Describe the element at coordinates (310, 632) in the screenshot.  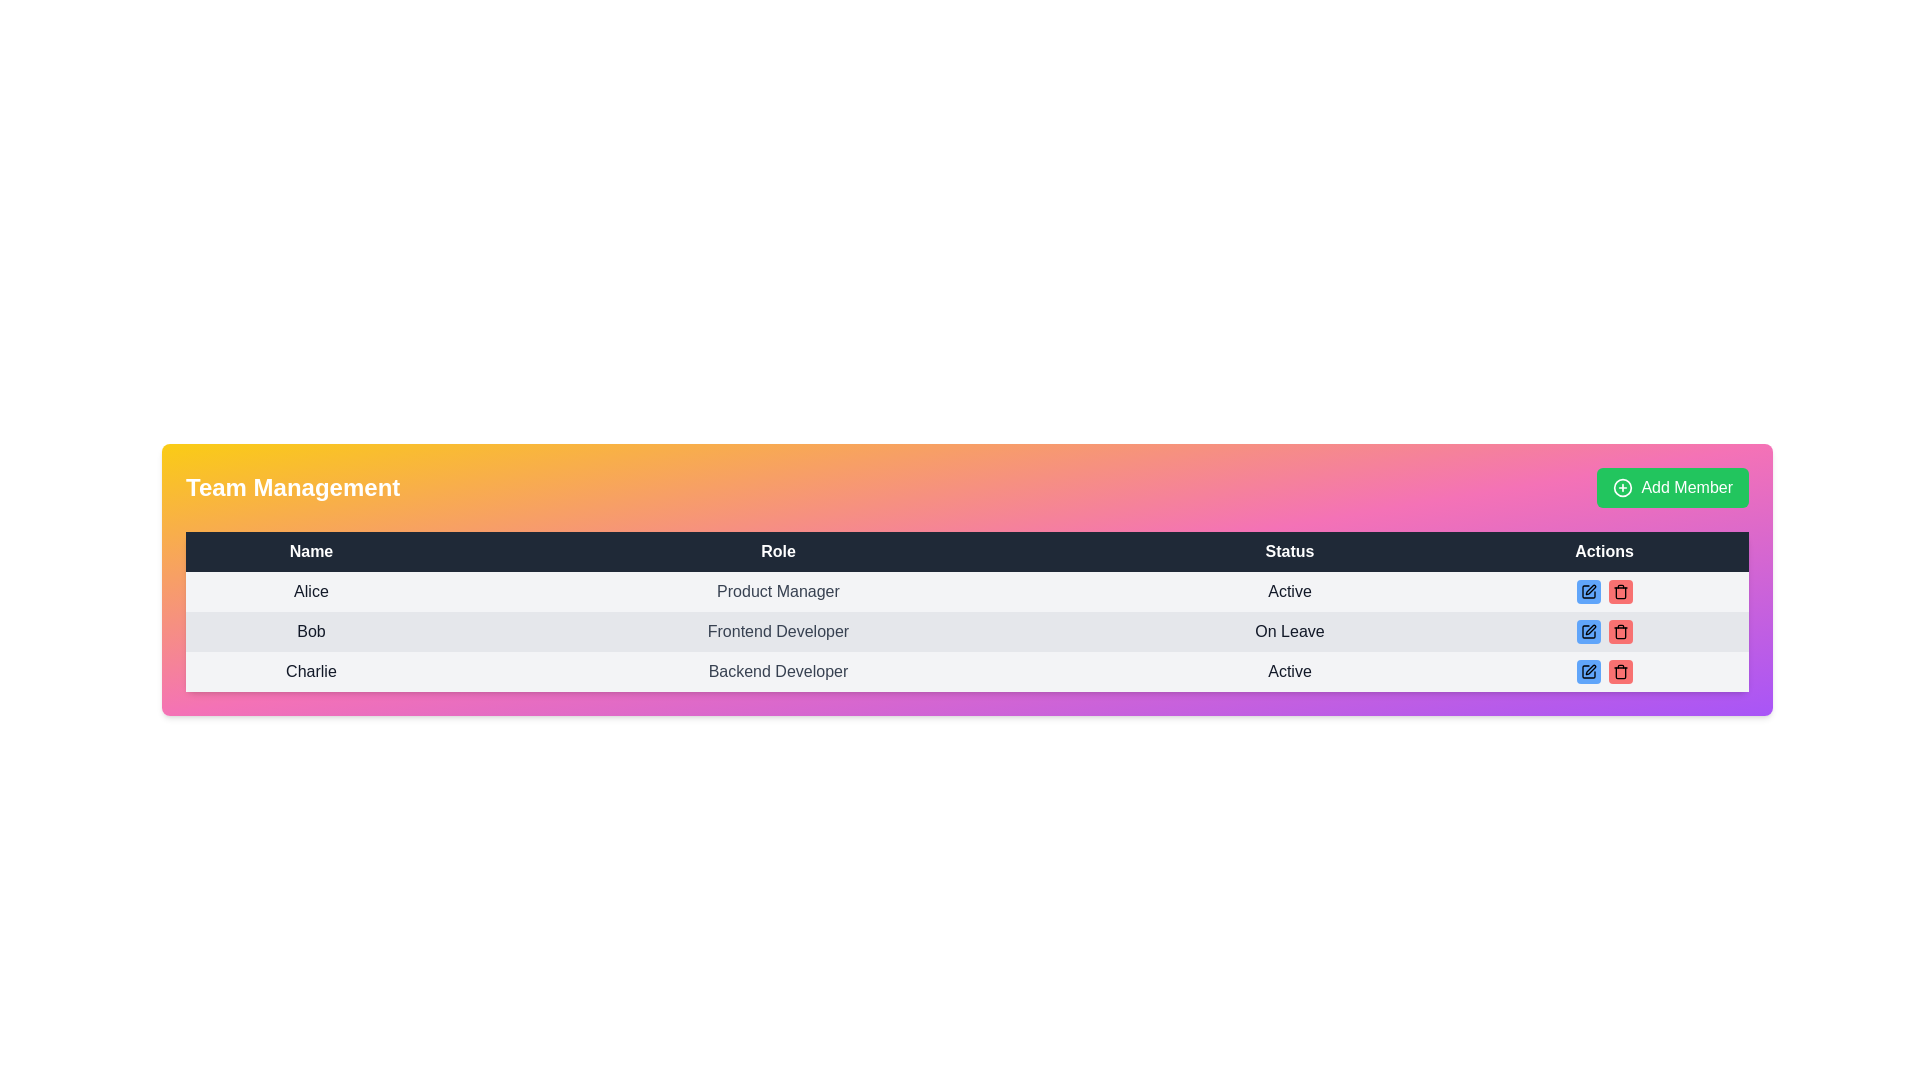
I see `the text label displaying the name 'Bob' in bold font within the 'Name' column of the table layout` at that location.